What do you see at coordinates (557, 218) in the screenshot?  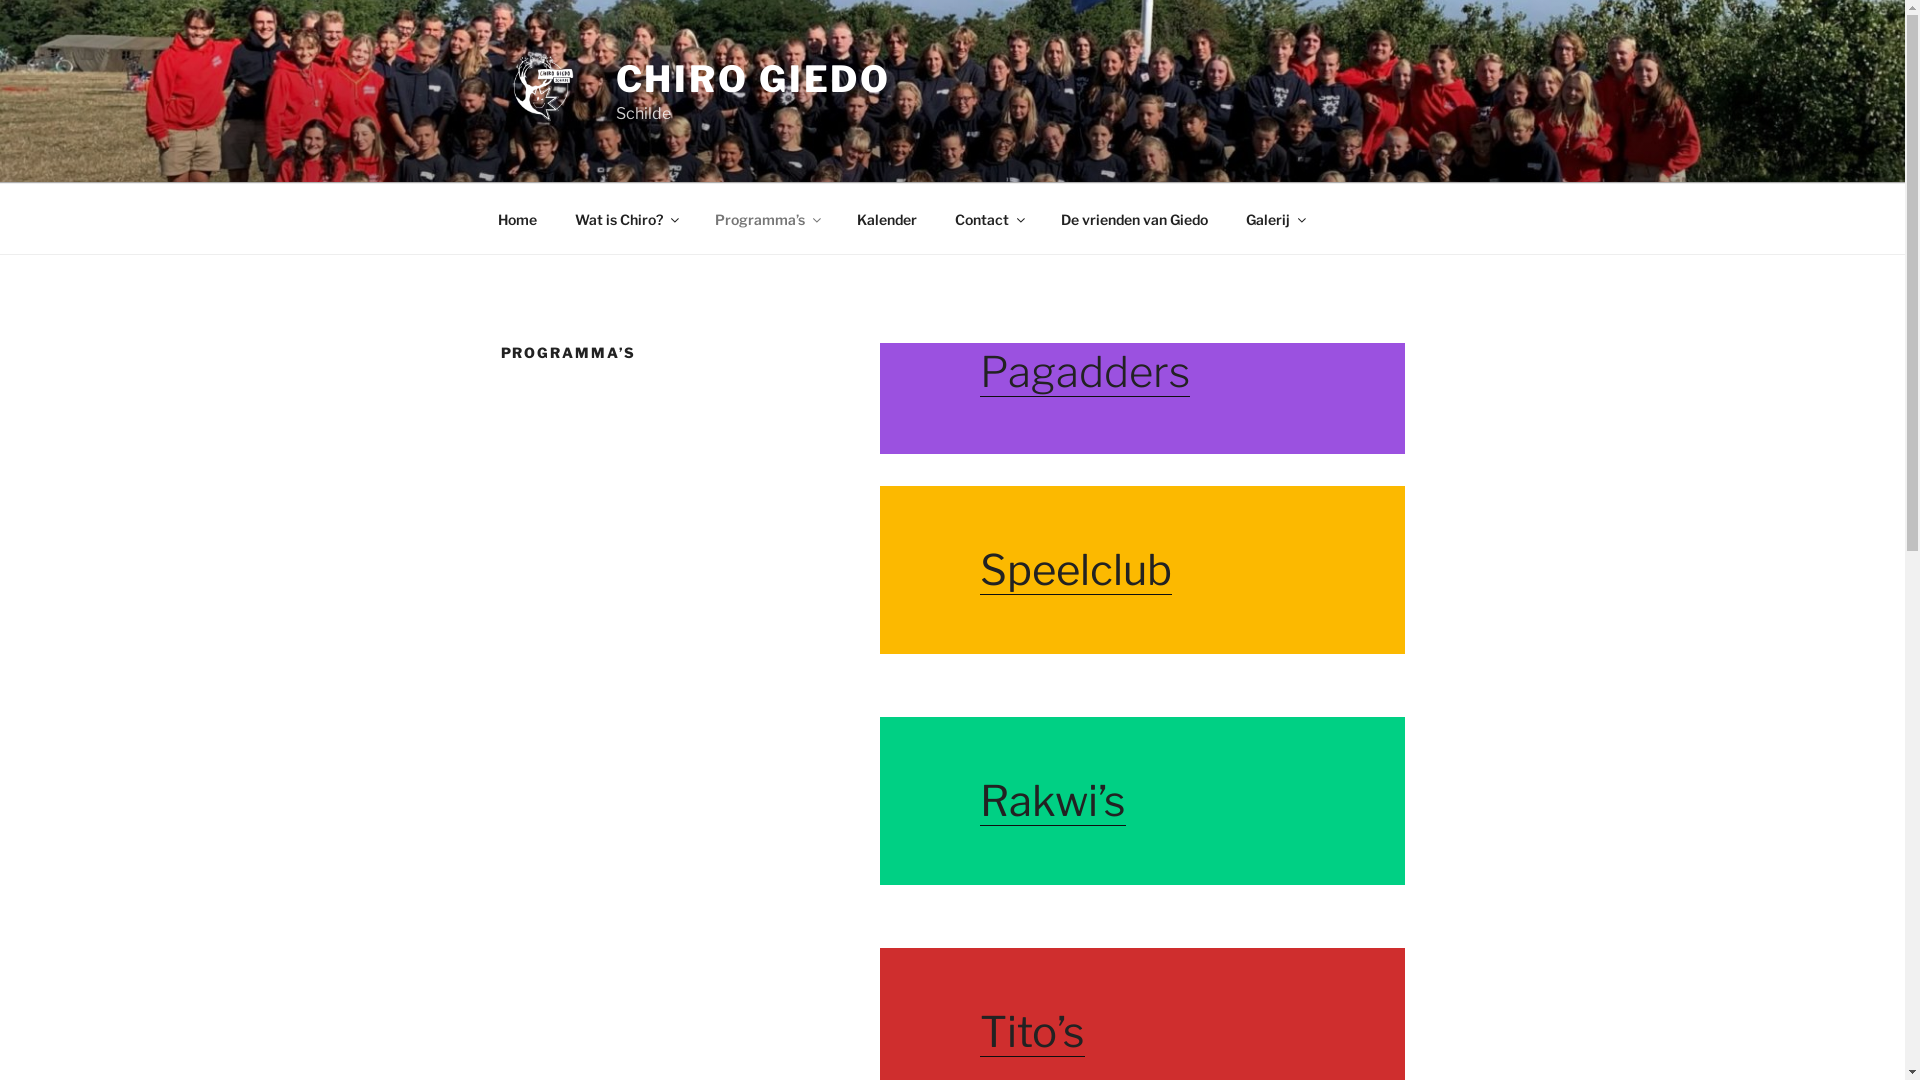 I see `'Wat is Chiro?'` at bounding box center [557, 218].